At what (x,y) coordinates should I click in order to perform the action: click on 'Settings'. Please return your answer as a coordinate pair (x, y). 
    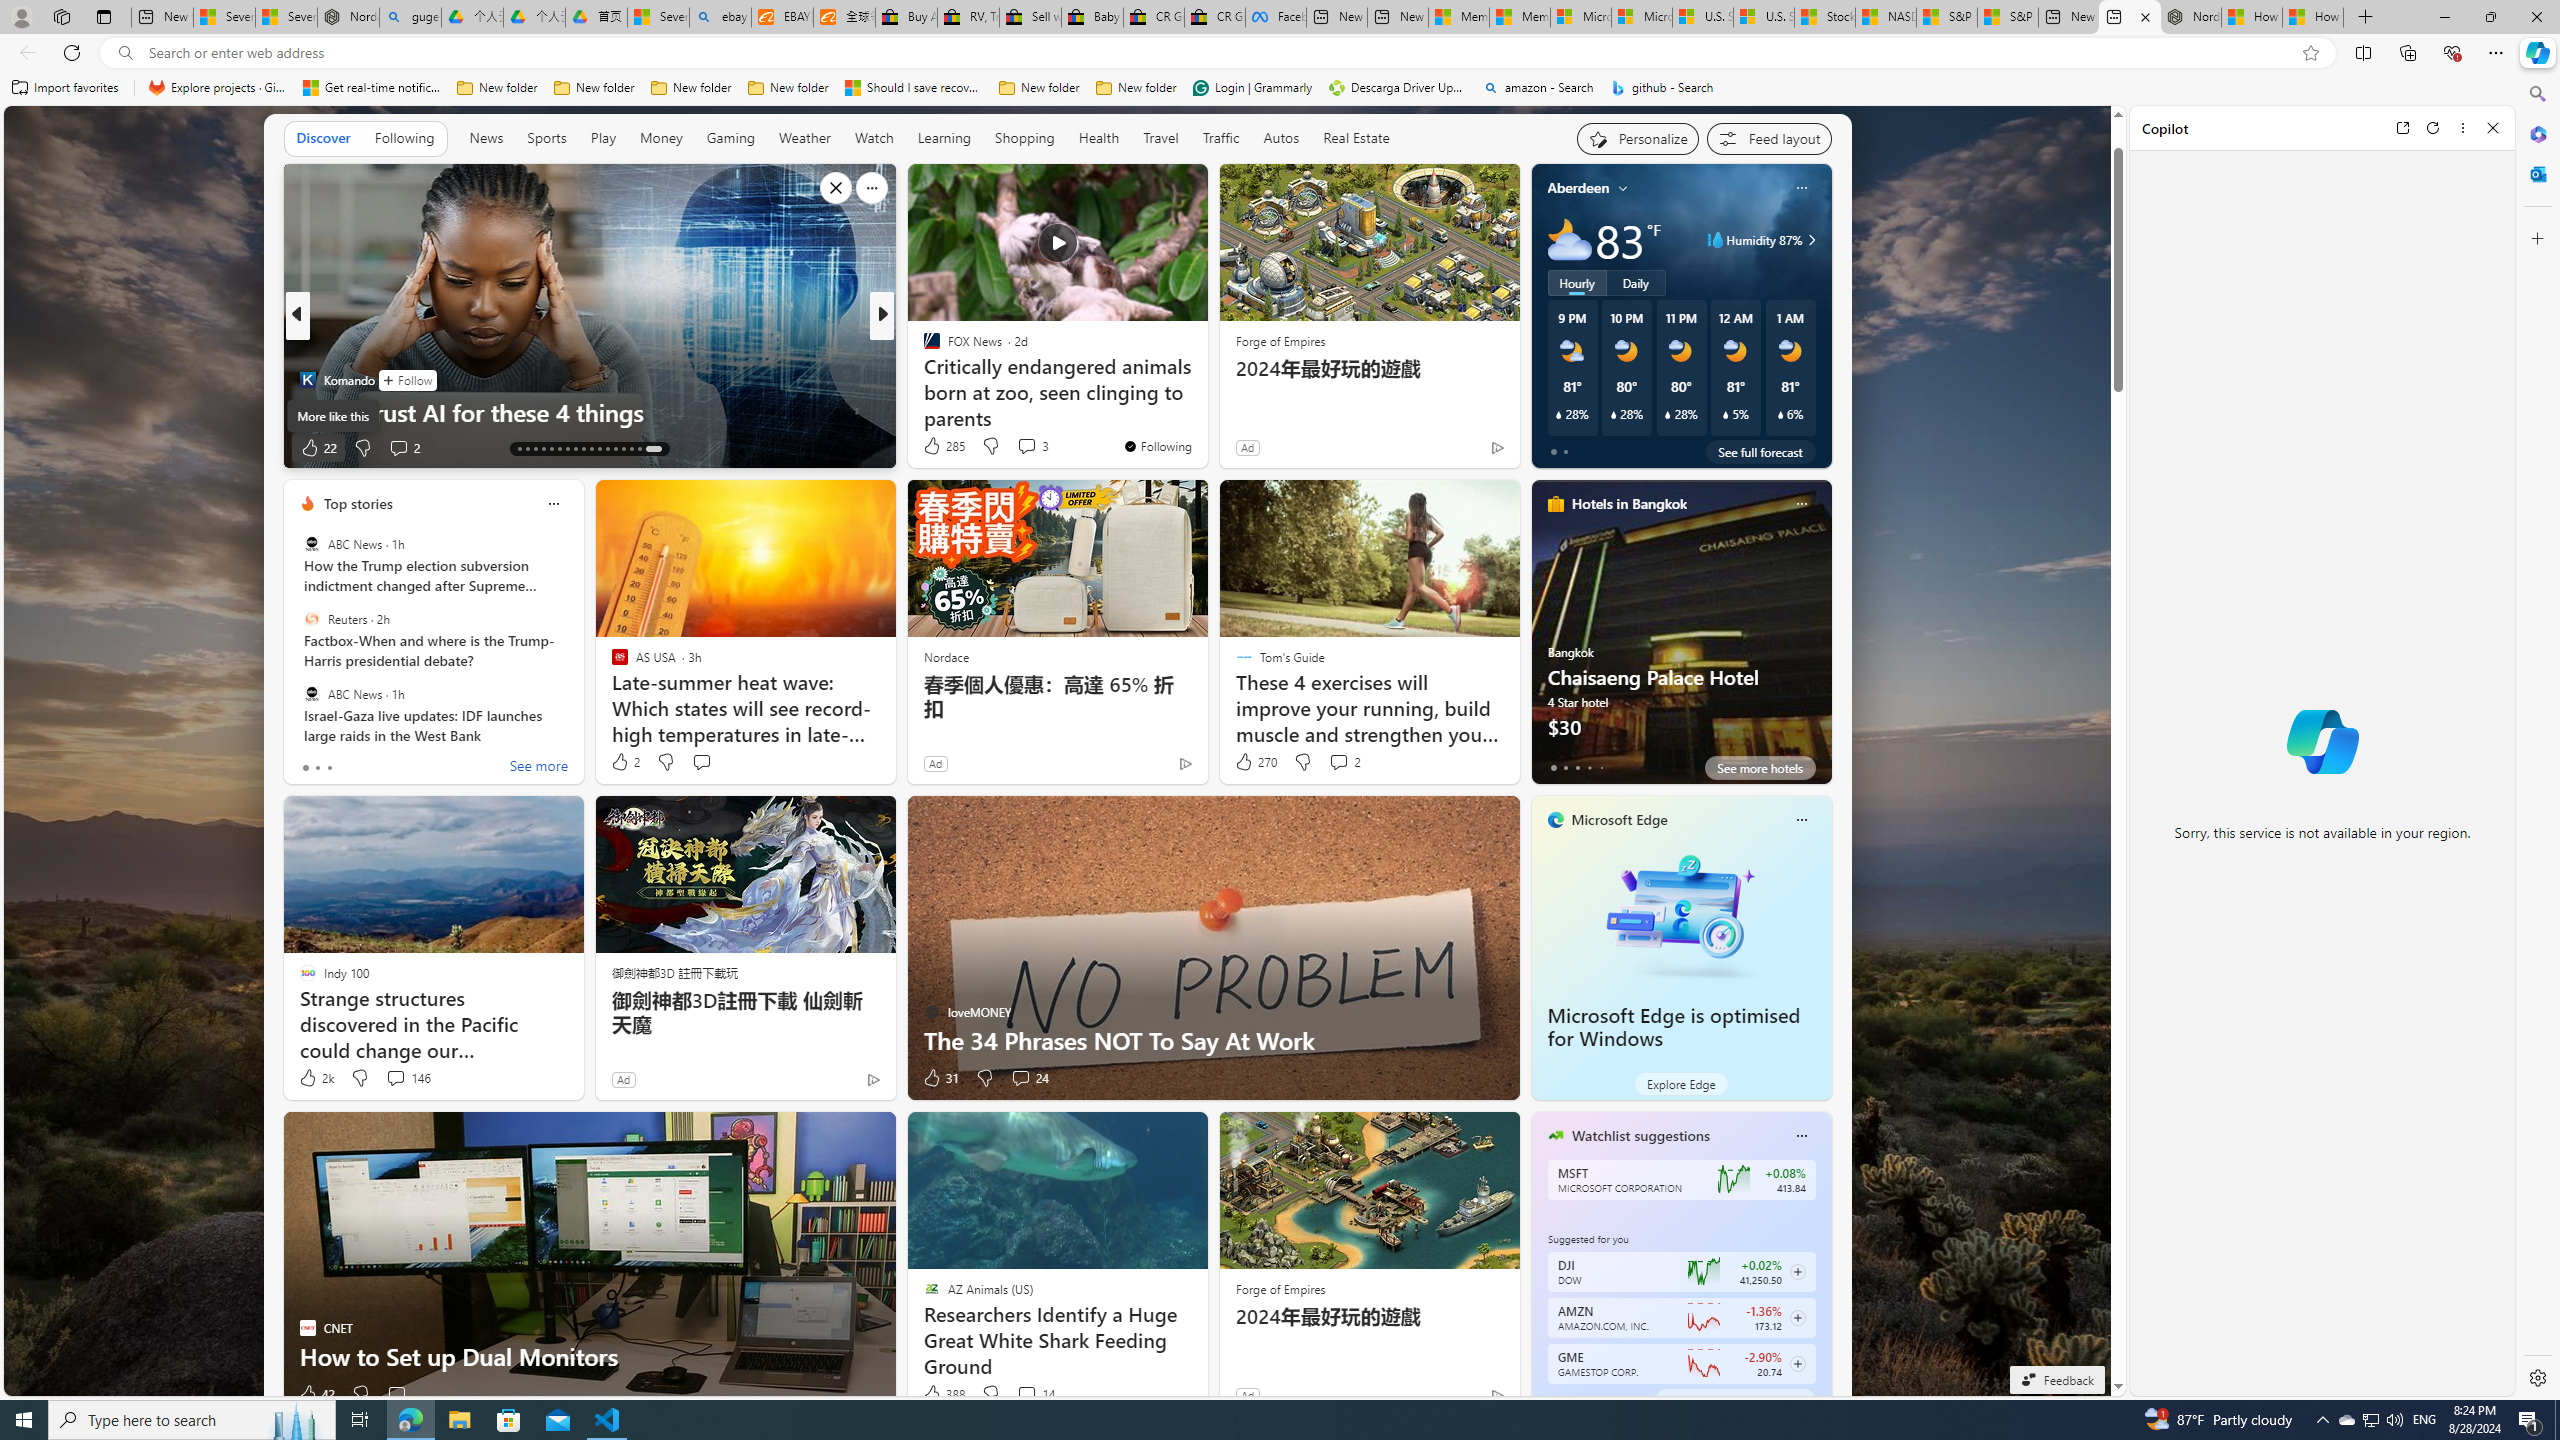
    Looking at the image, I should click on (2535, 1376).